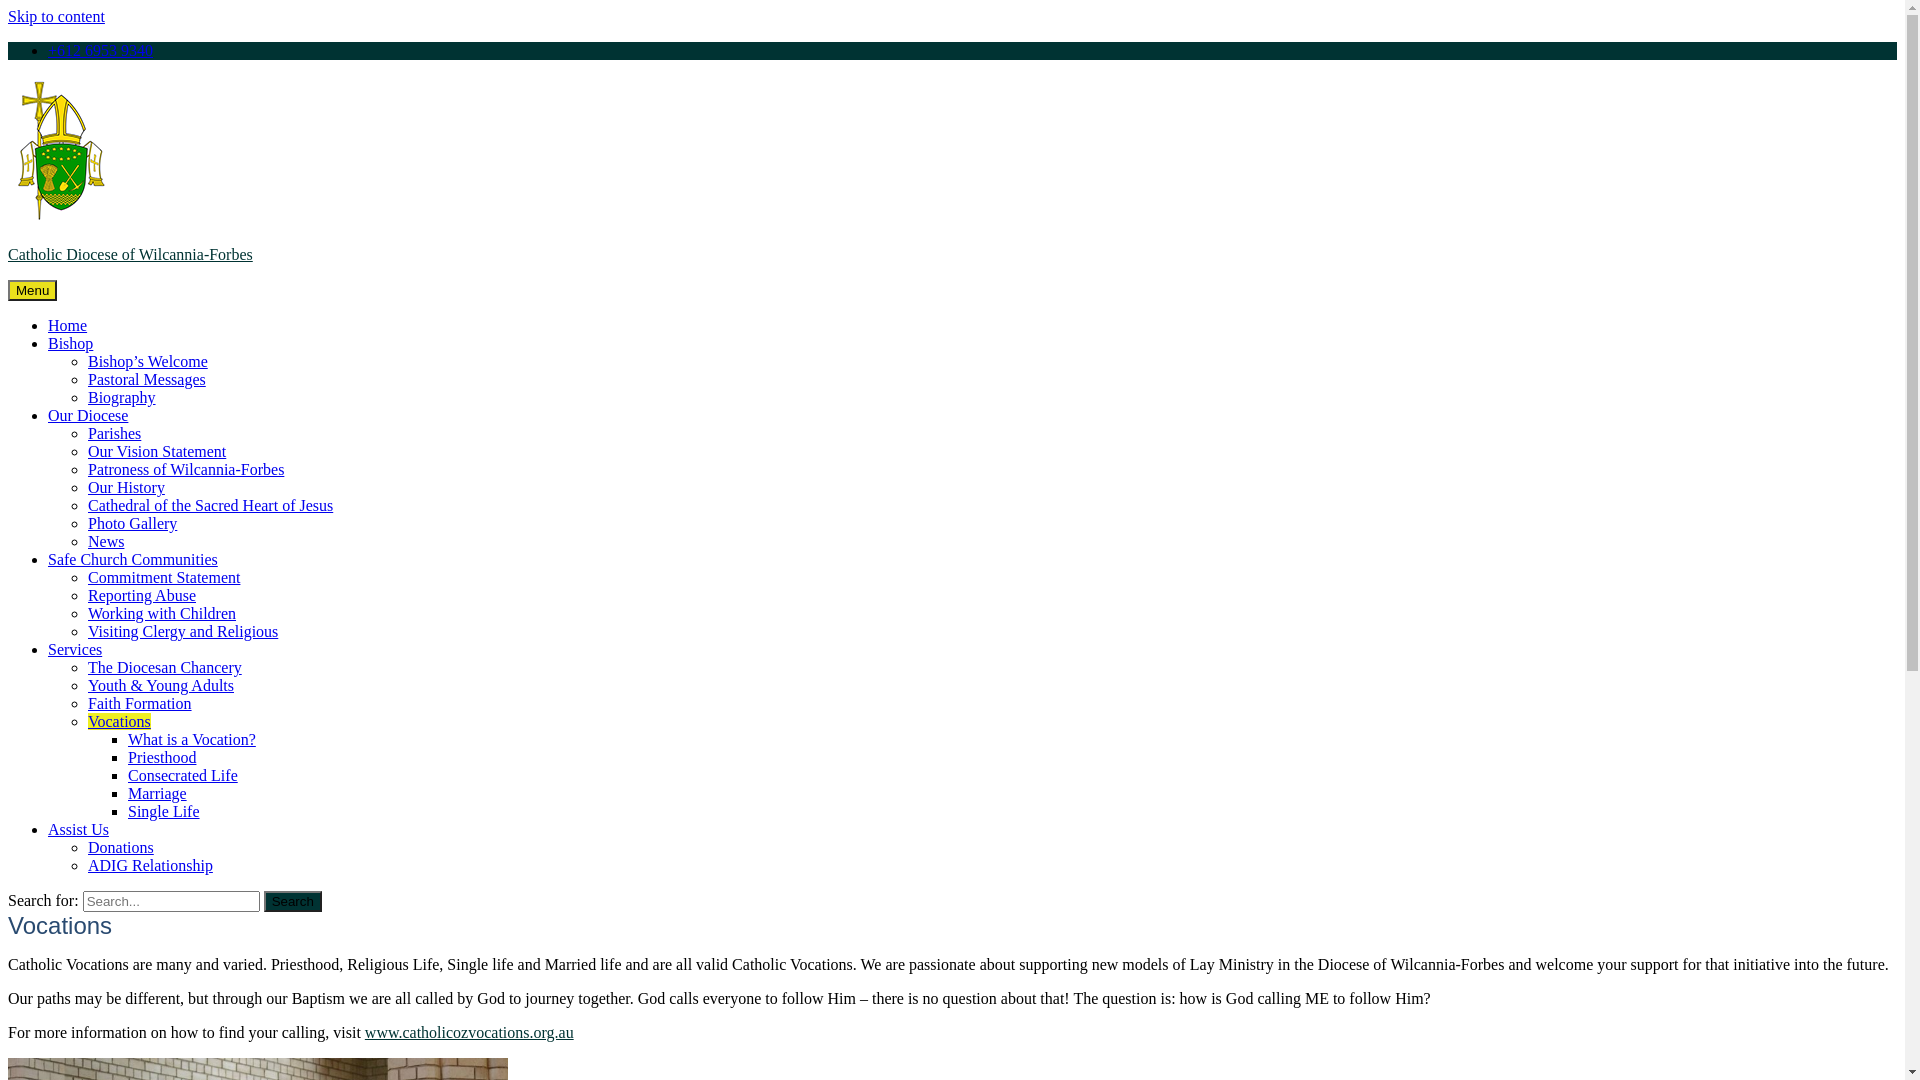  Describe the element at coordinates (161, 684) in the screenshot. I see `'Youth & Young Adults'` at that location.